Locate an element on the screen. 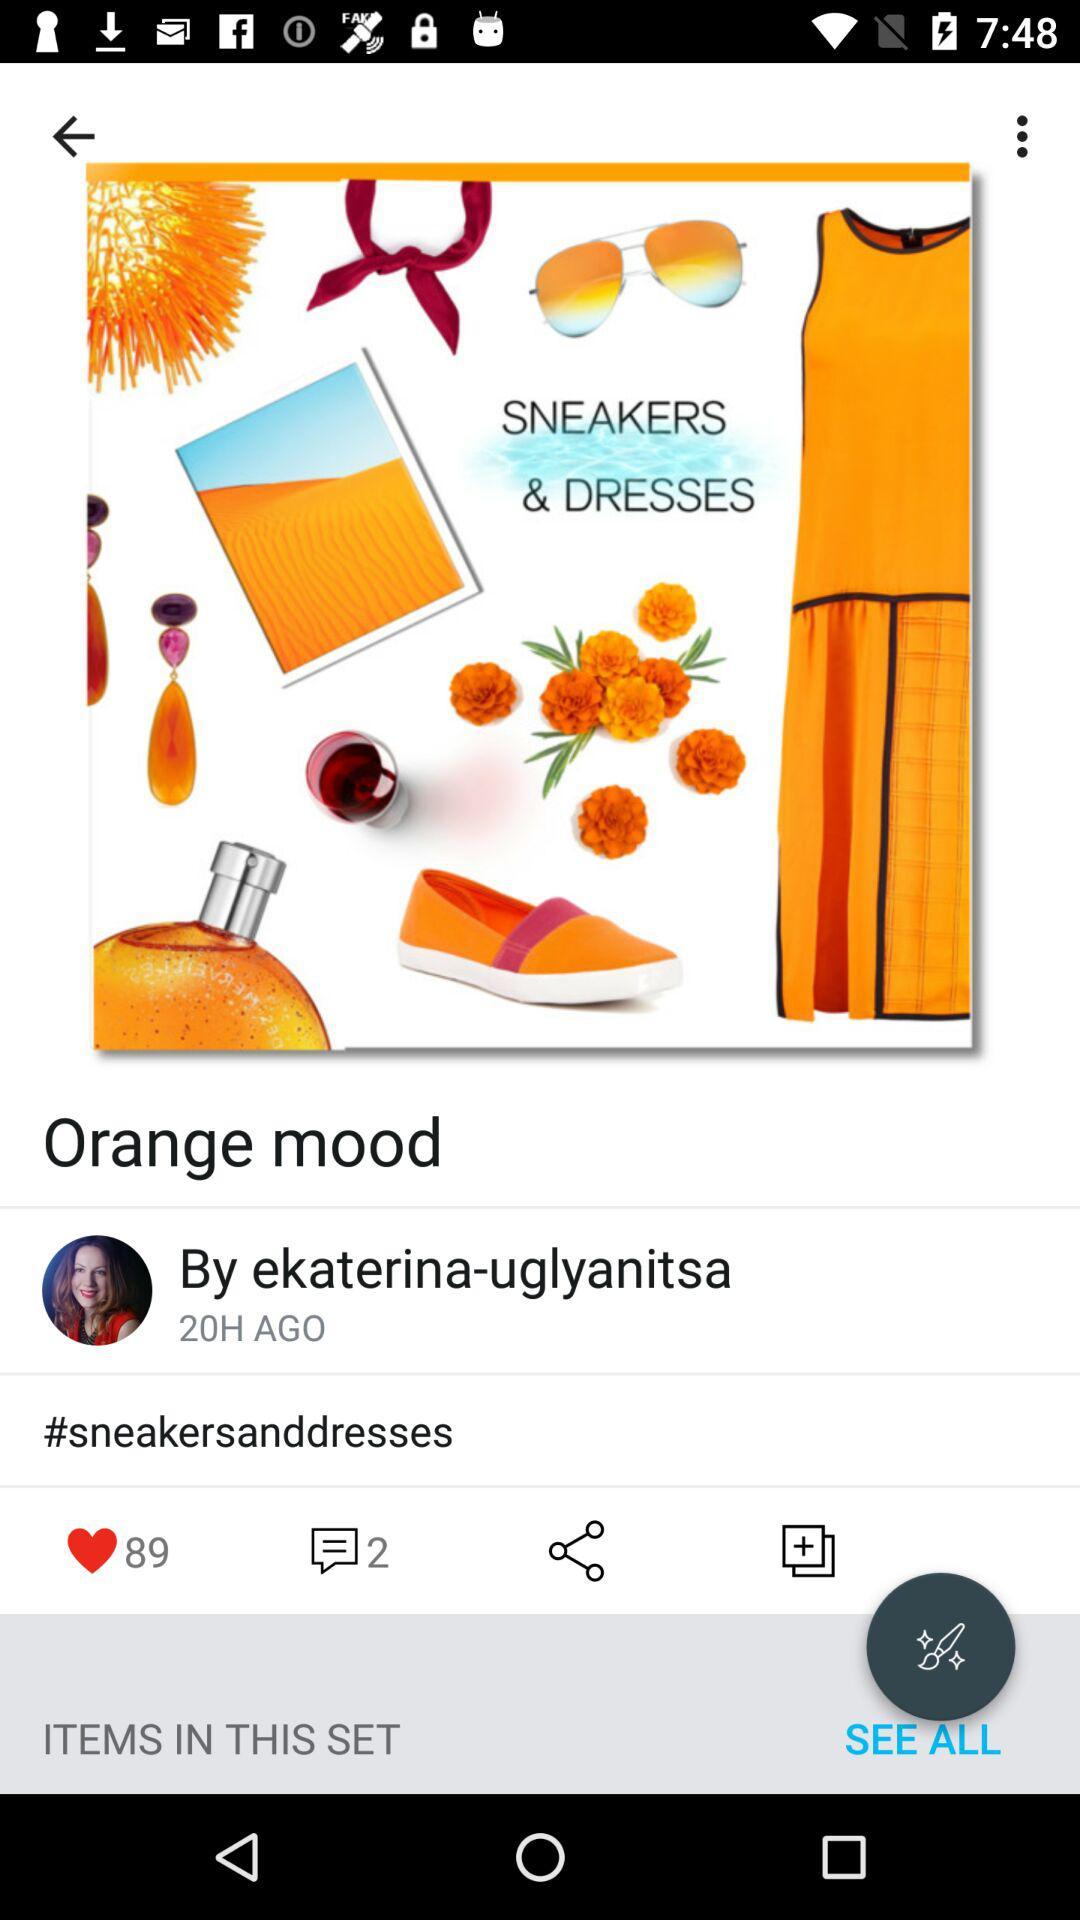 Image resolution: width=1080 pixels, height=1920 pixels. messages icon which is right side if the like button is located at coordinates (345, 1549).